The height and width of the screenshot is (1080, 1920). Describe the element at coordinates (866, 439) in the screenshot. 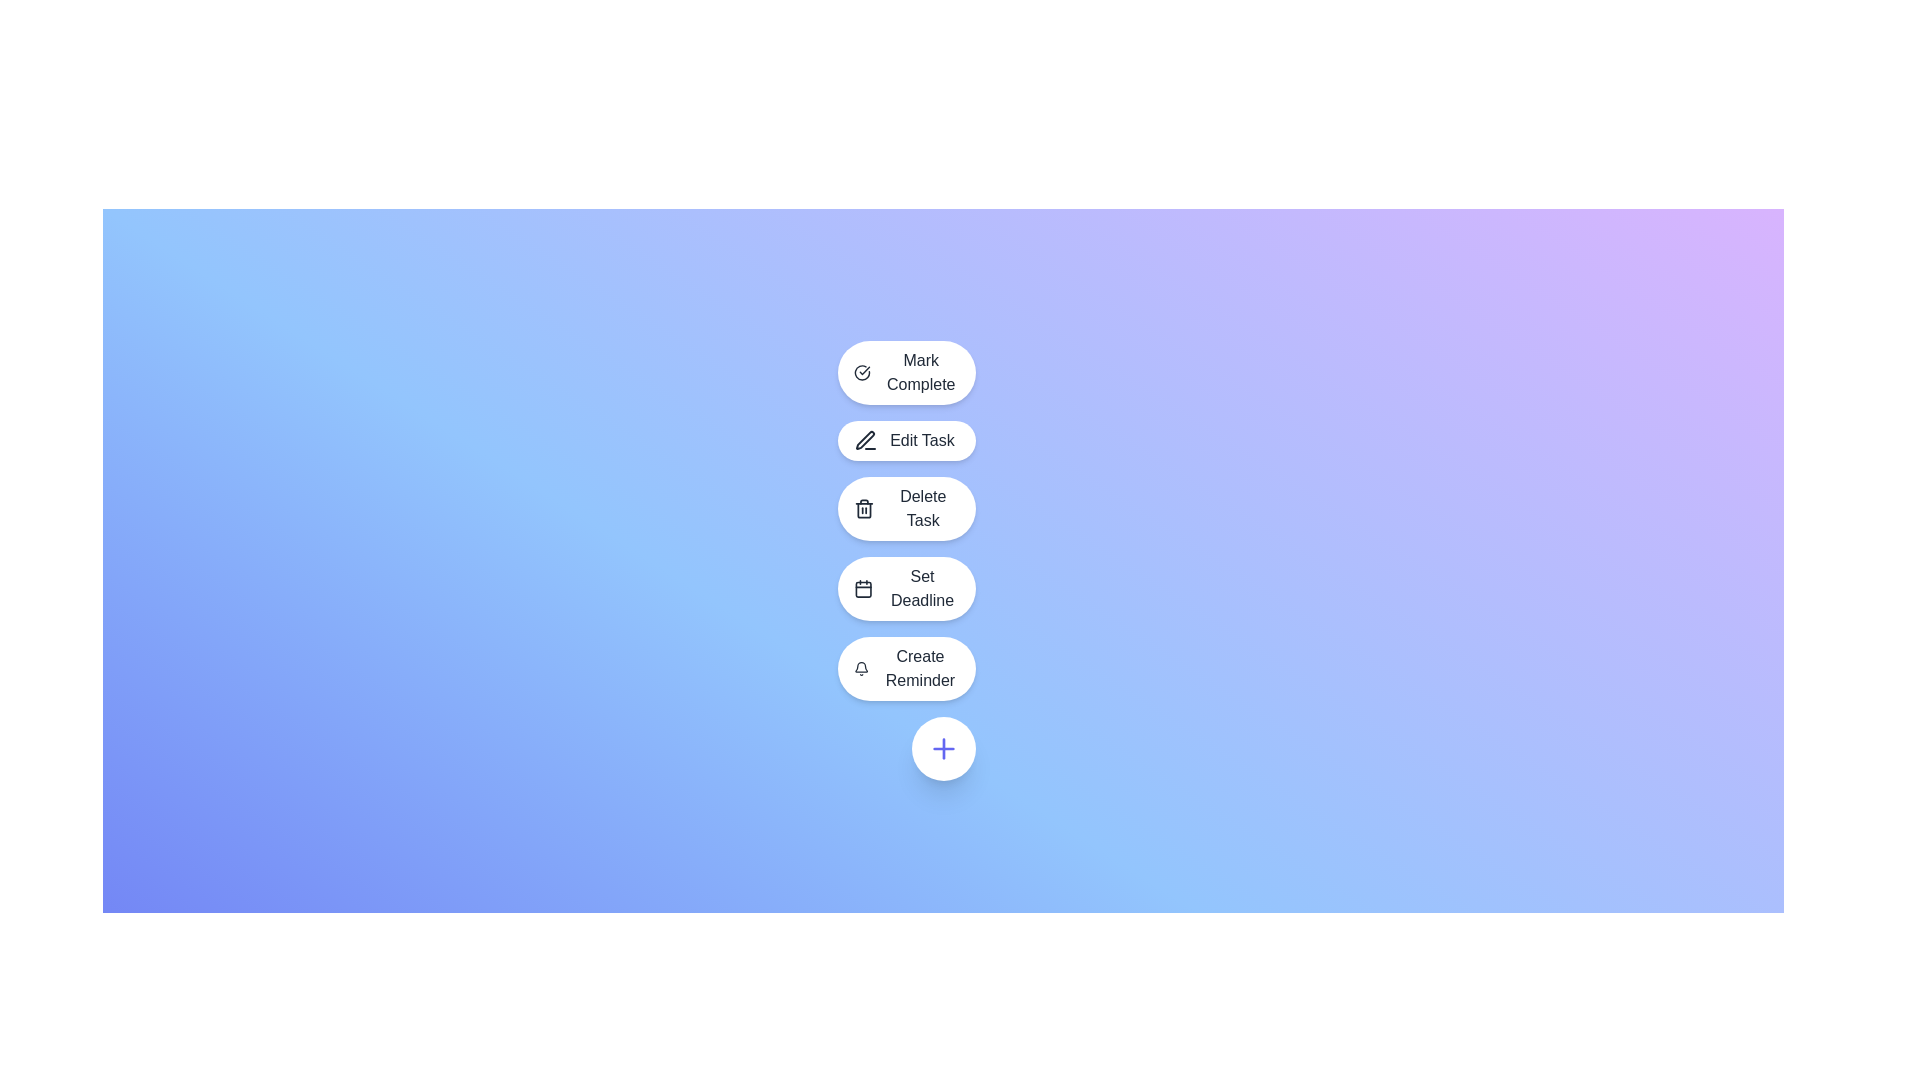

I see `the edit icon located to the left of the 'Edit Task' text label, which visually complements the 'Edit Task' functionality` at that location.